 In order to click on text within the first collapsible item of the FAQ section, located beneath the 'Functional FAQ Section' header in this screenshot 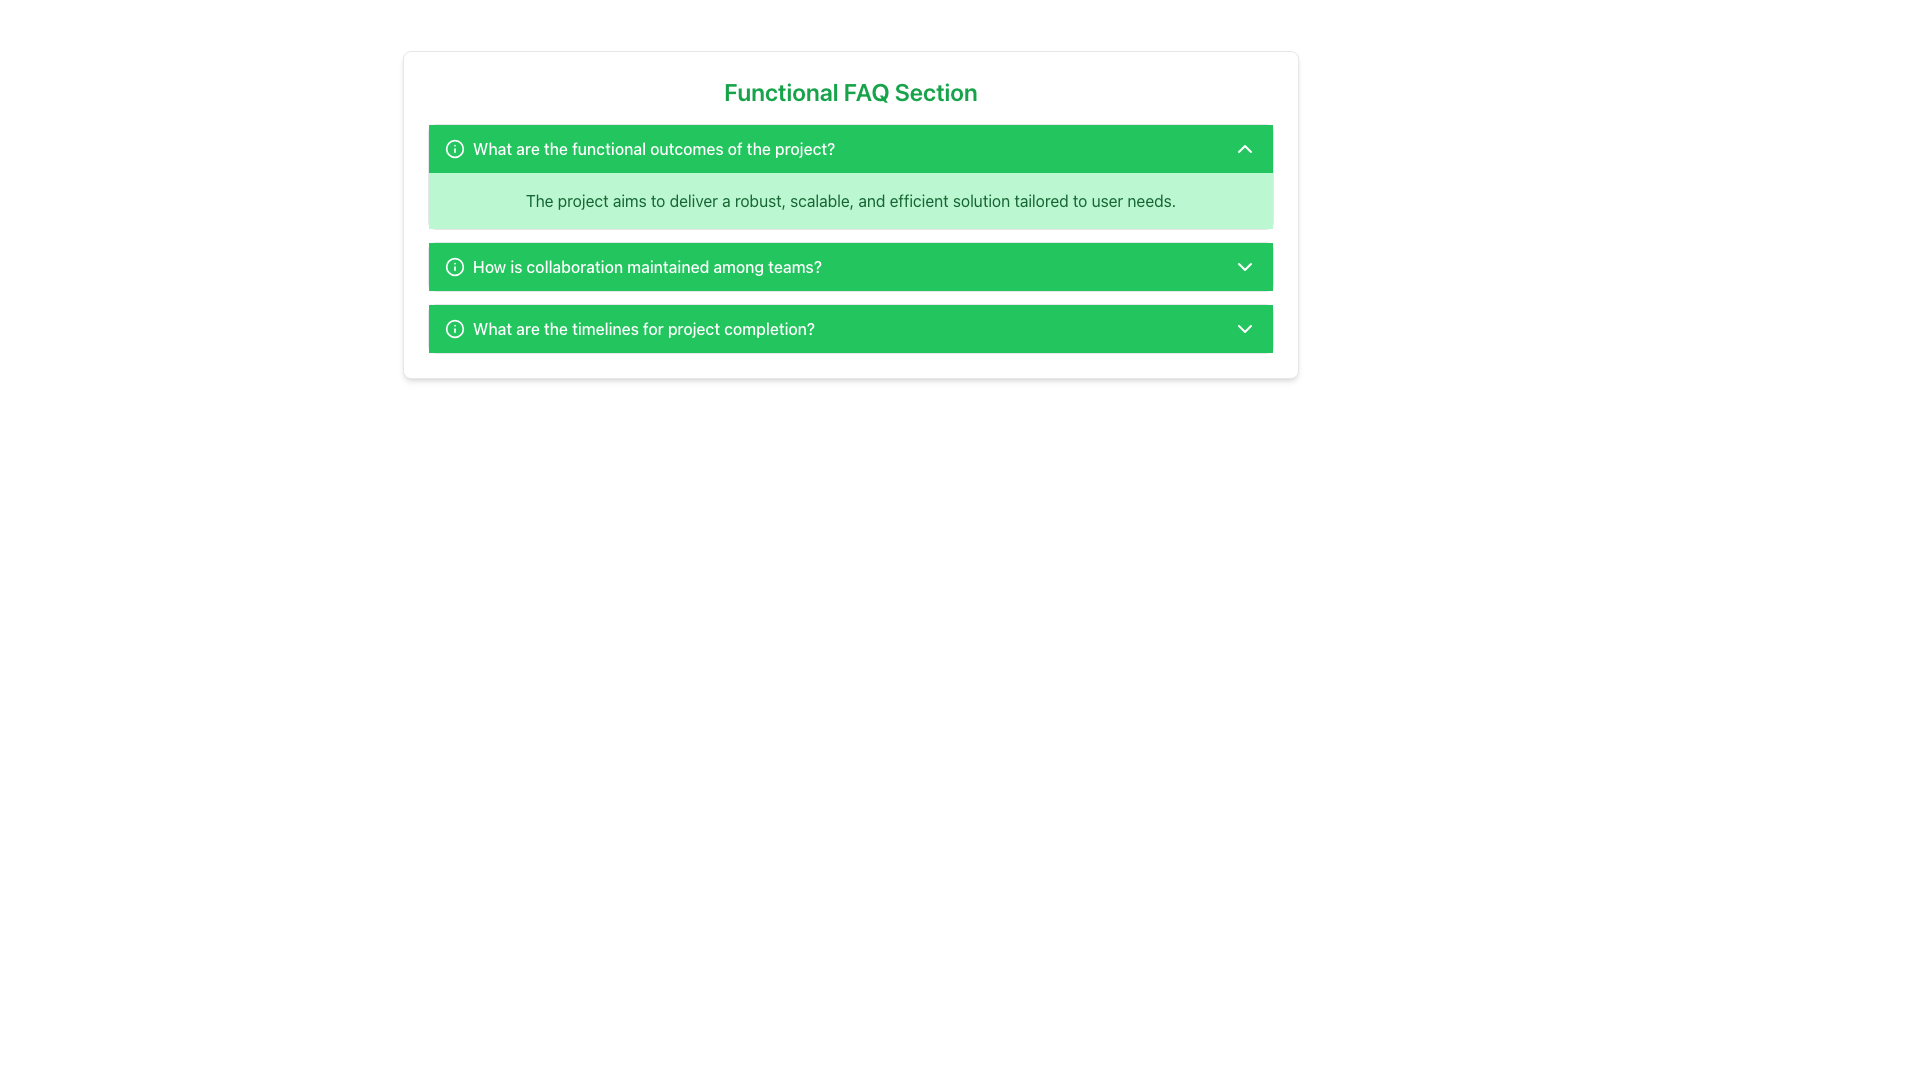, I will do `click(850, 238)`.